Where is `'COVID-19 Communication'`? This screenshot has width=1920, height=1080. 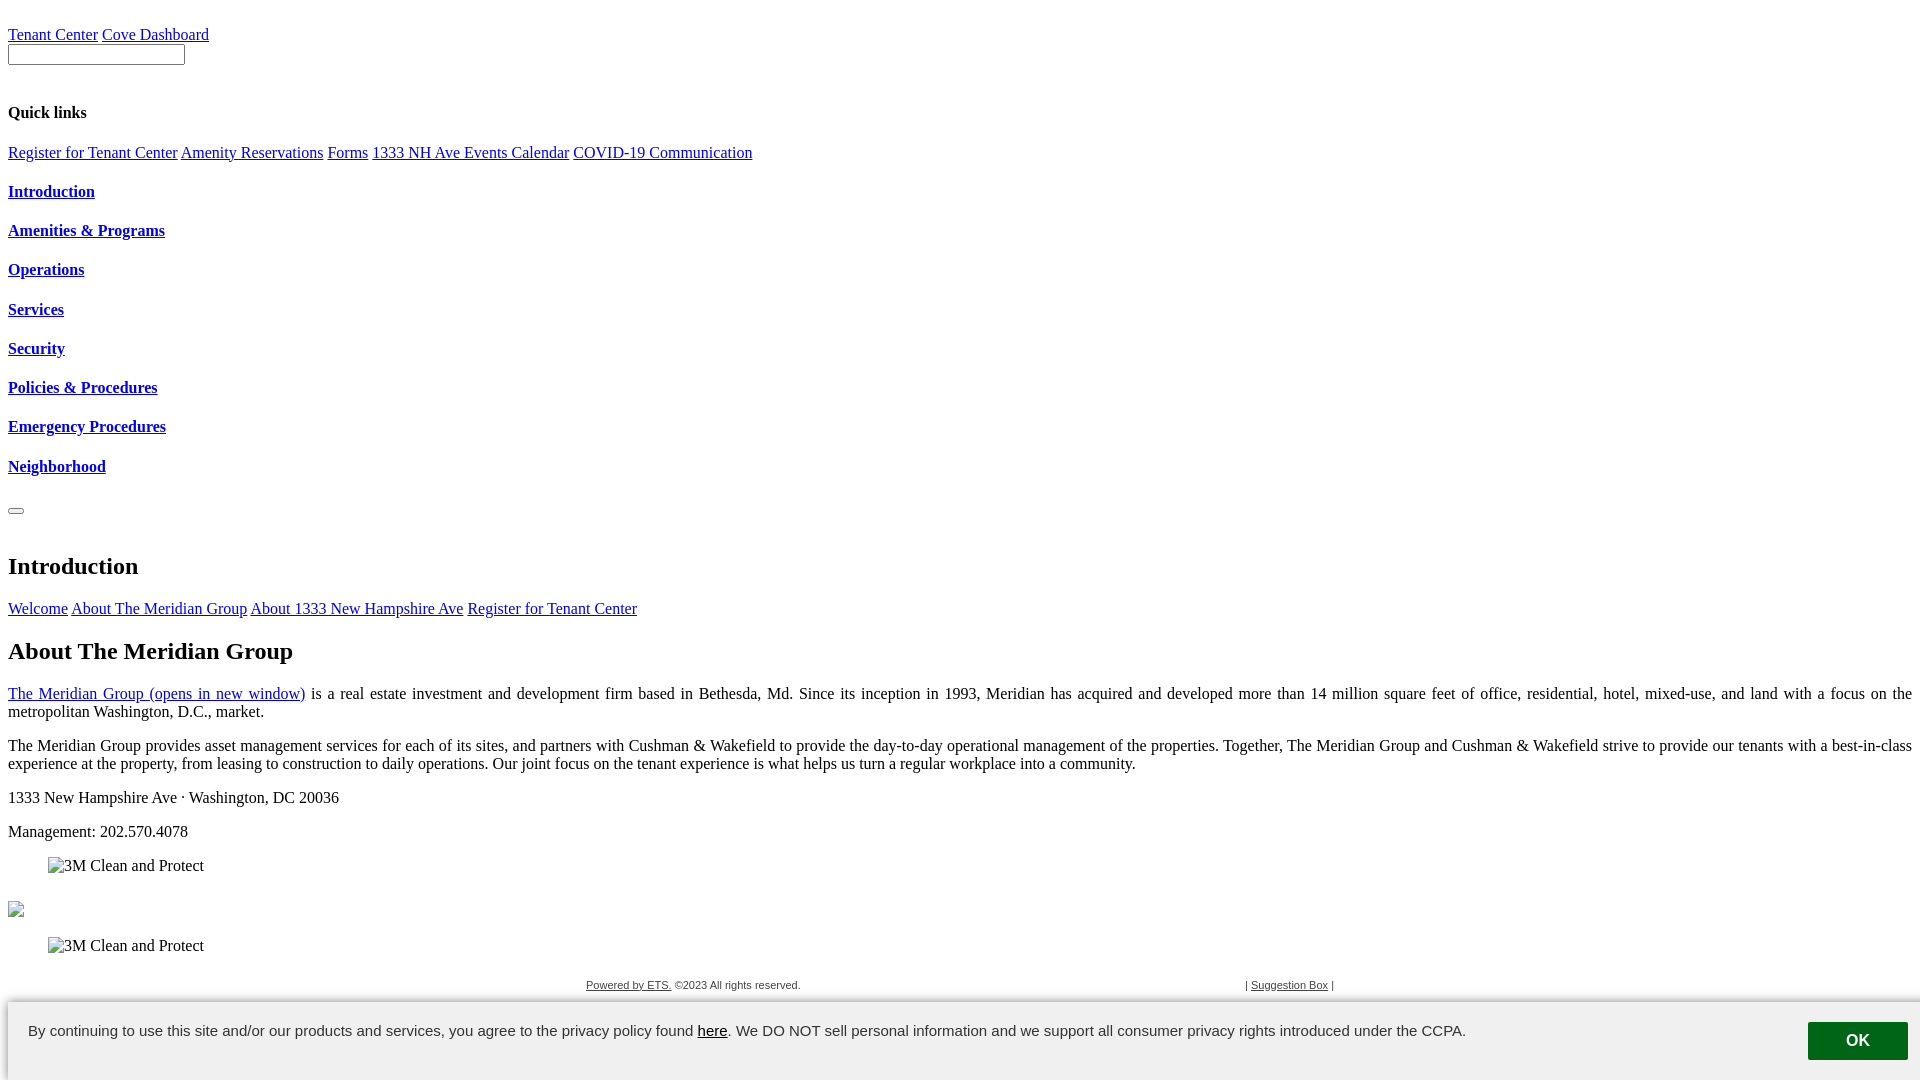 'COVID-19 Communication' is located at coordinates (662, 151).